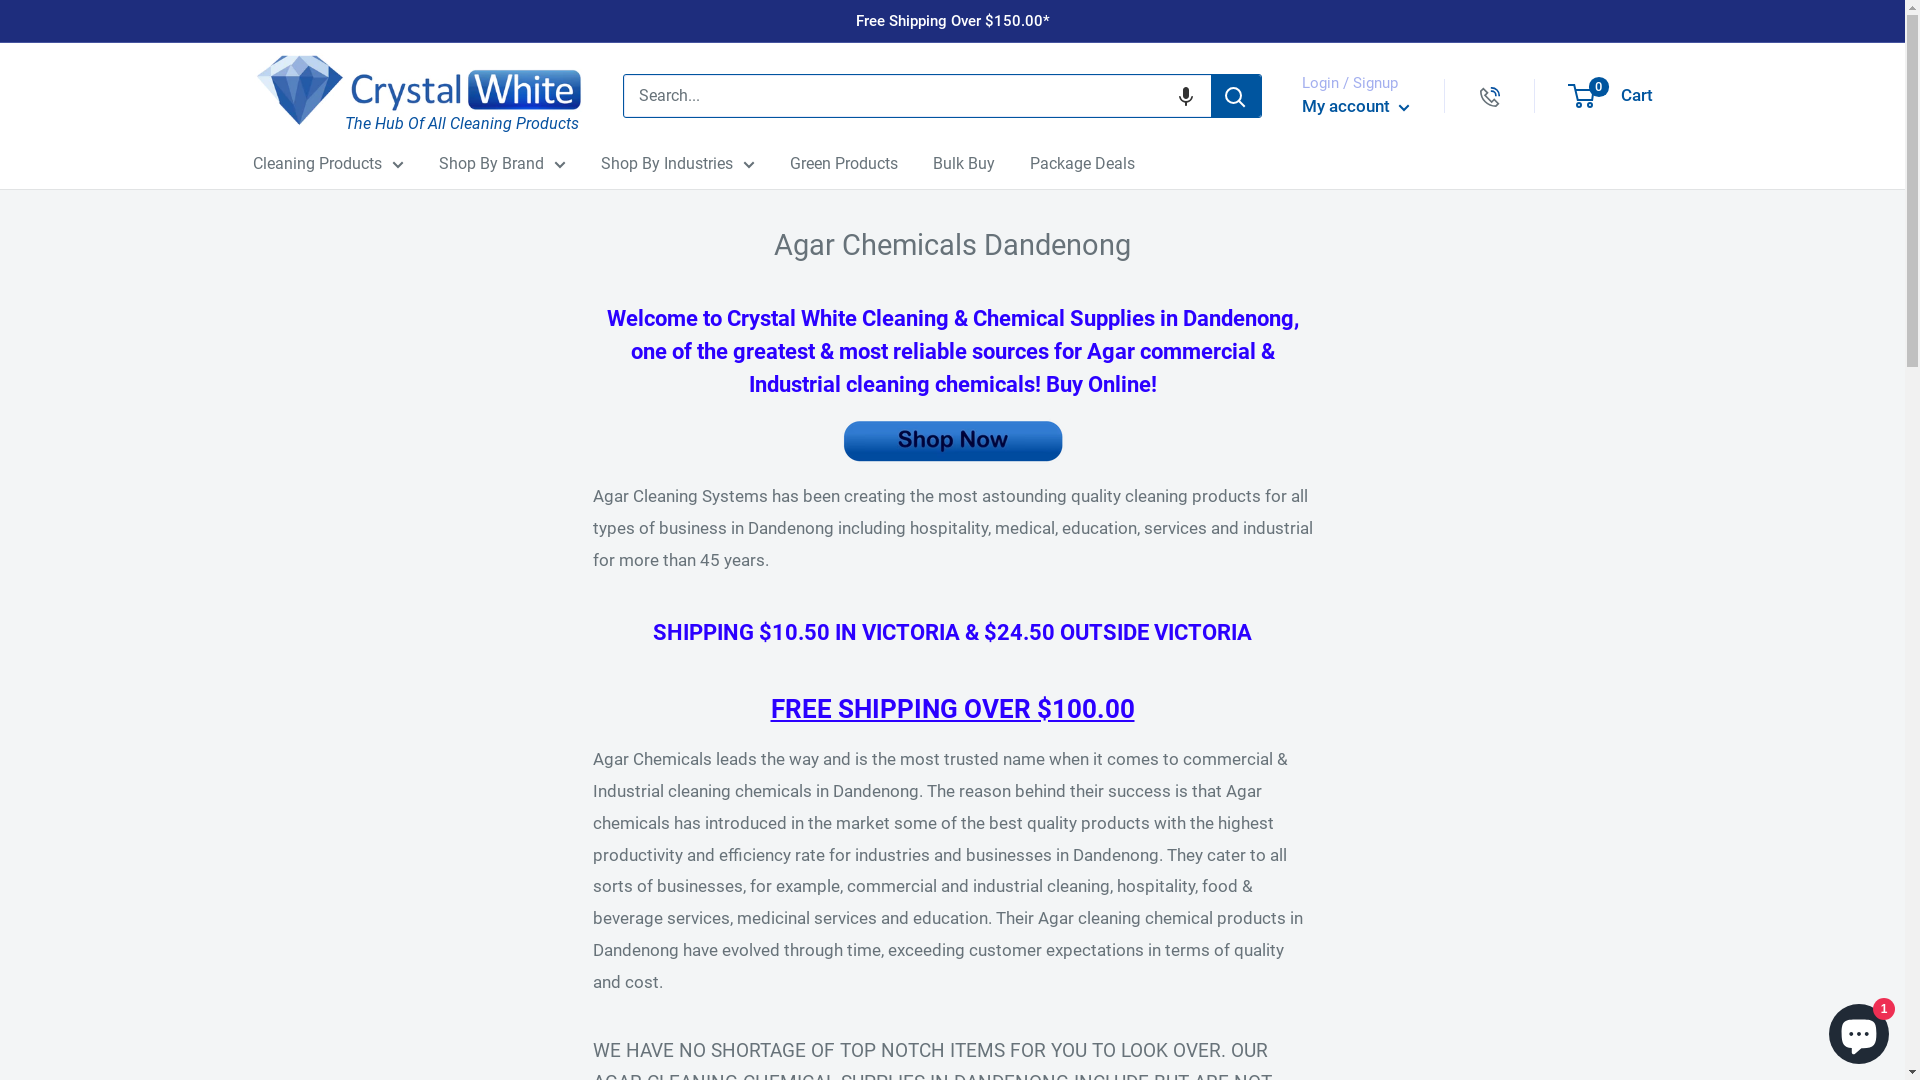 Image resolution: width=1920 pixels, height=1080 pixels. Describe the element at coordinates (952, 20) in the screenshot. I see `'Free Shipping Over $150.00*'` at that location.